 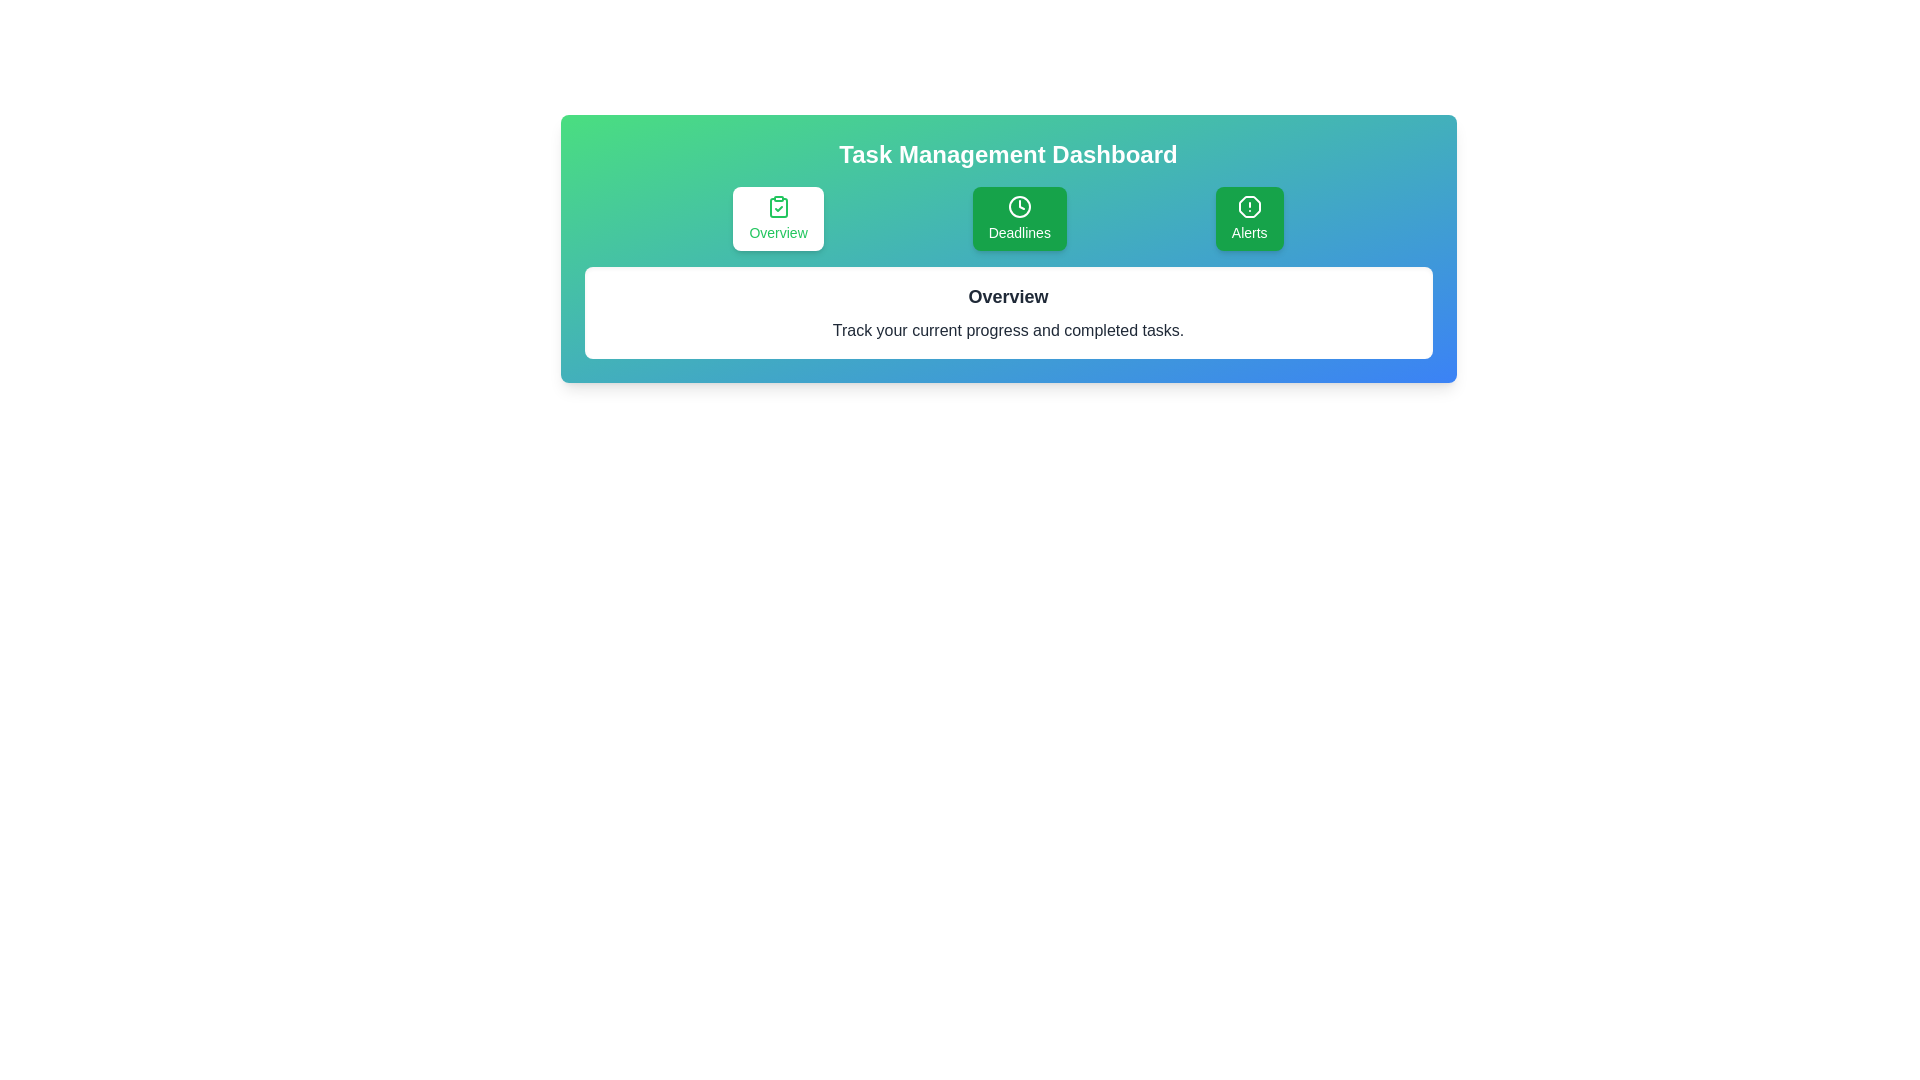 I want to click on the tab labeled 'Deadlines' to observe its hover effect, so click(x=1019, y=219).